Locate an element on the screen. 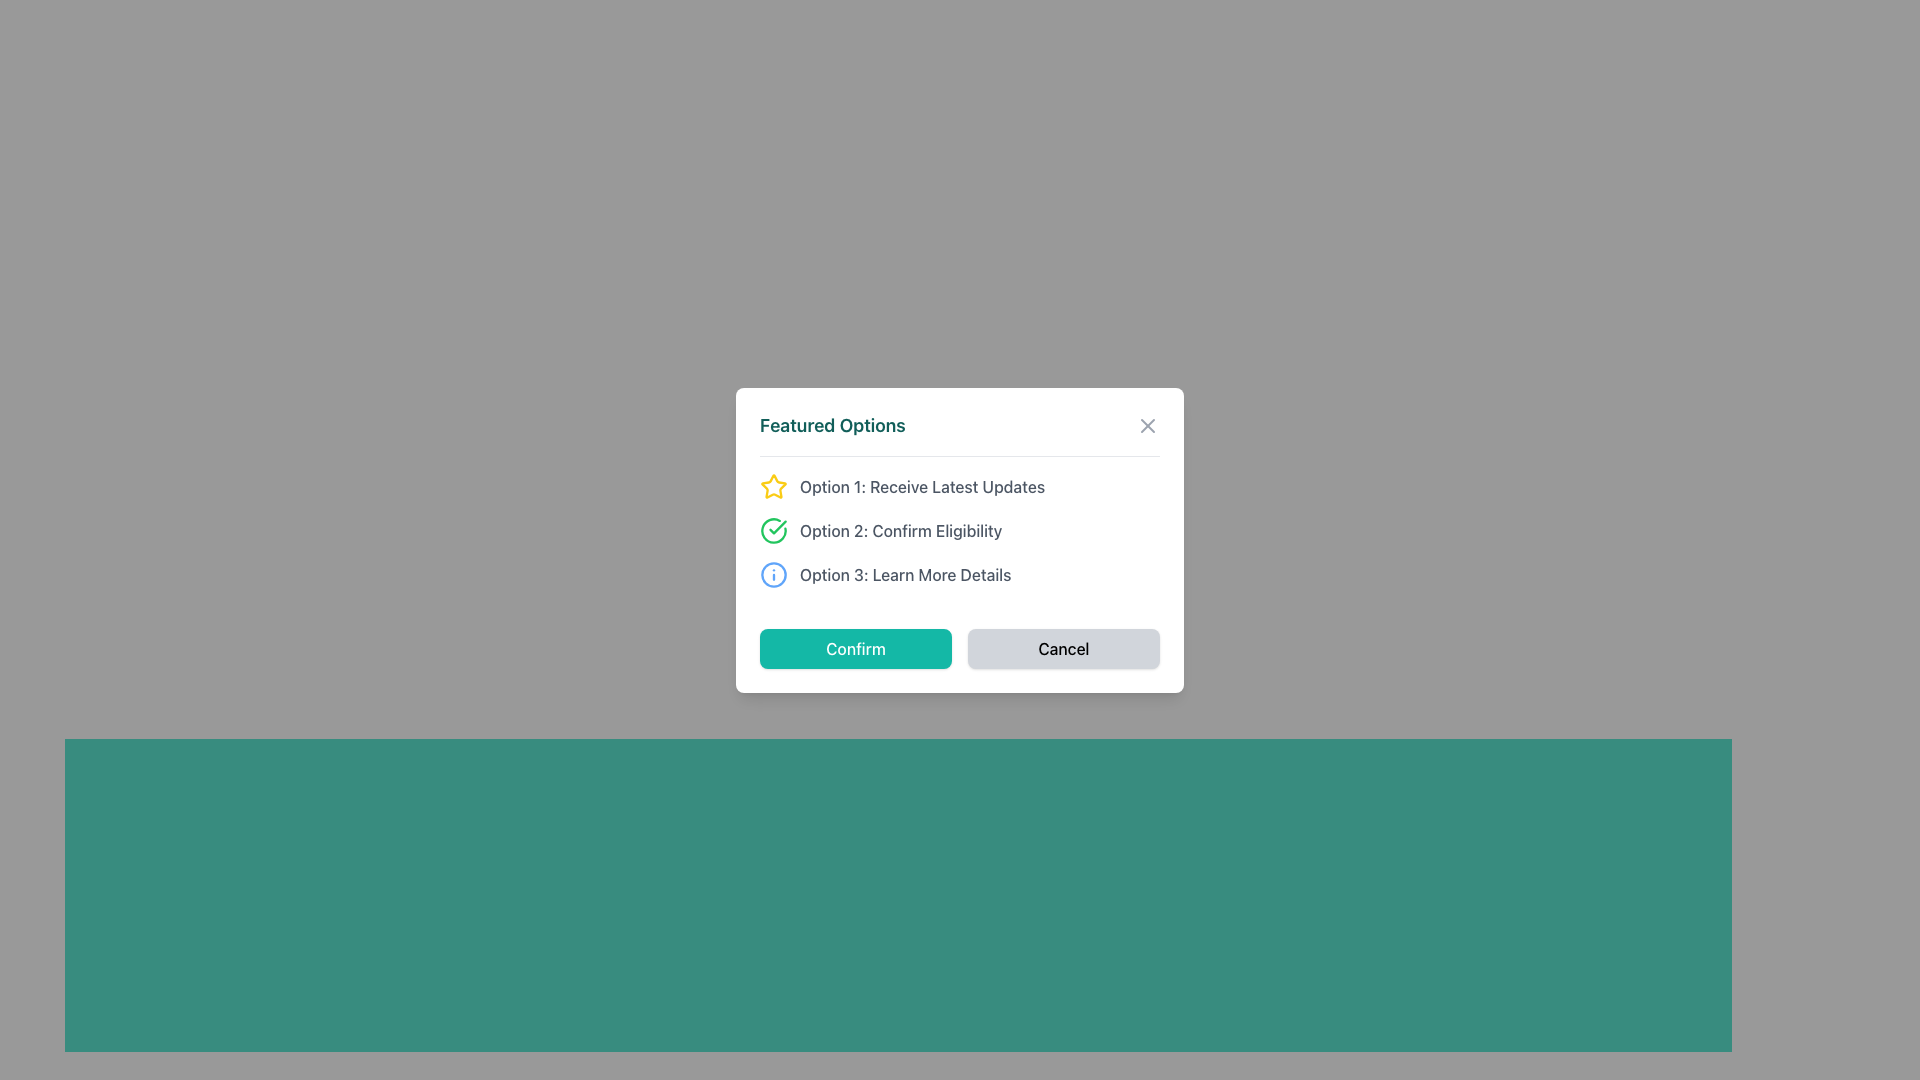 This screenshot has height=1080, width=1920. the circular green checkmark icon located to the left of the text 'Option 2: Confirm Eligibility', which indicates a successful status is located at coordinates (772, 529).